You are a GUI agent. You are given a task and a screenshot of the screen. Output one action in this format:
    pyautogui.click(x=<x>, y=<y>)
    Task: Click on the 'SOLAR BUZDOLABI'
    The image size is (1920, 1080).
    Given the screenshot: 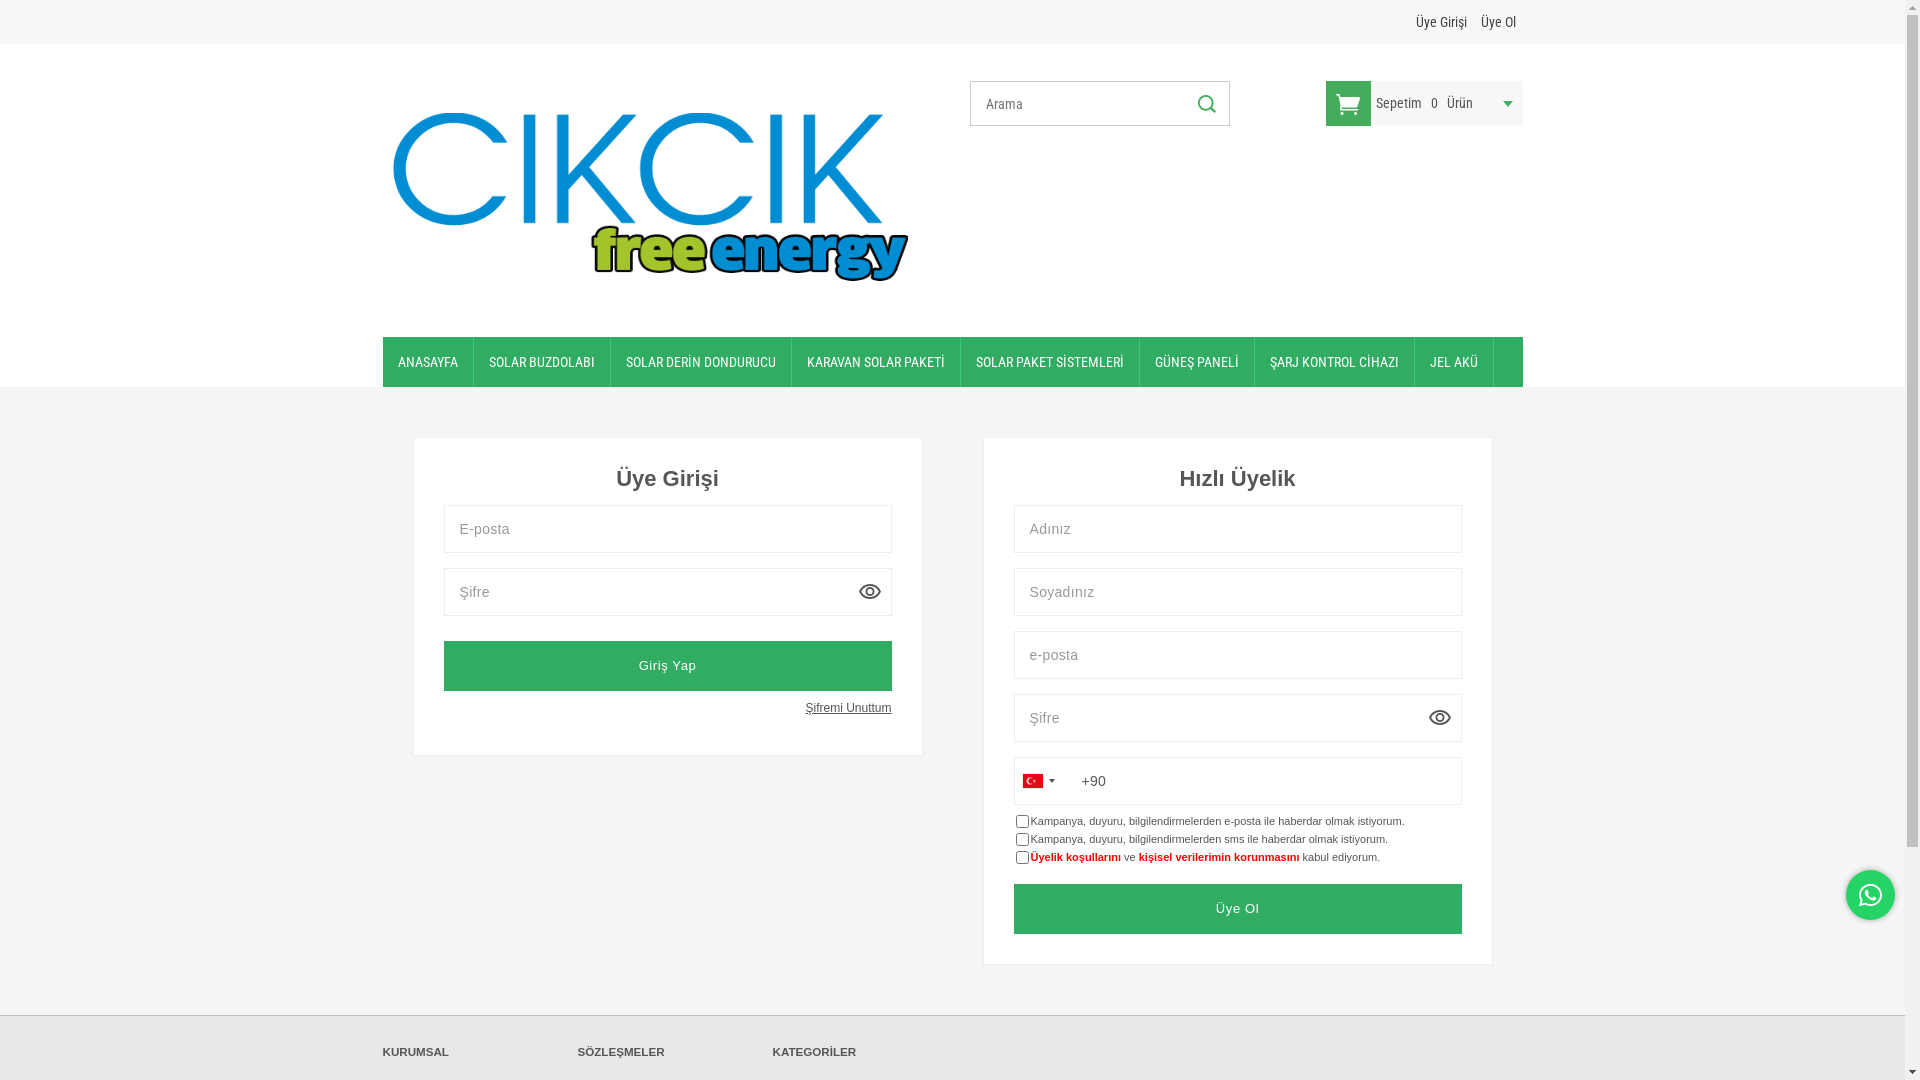 What is the action you would take?
    pyautogui.click(x=542, y=362)
    